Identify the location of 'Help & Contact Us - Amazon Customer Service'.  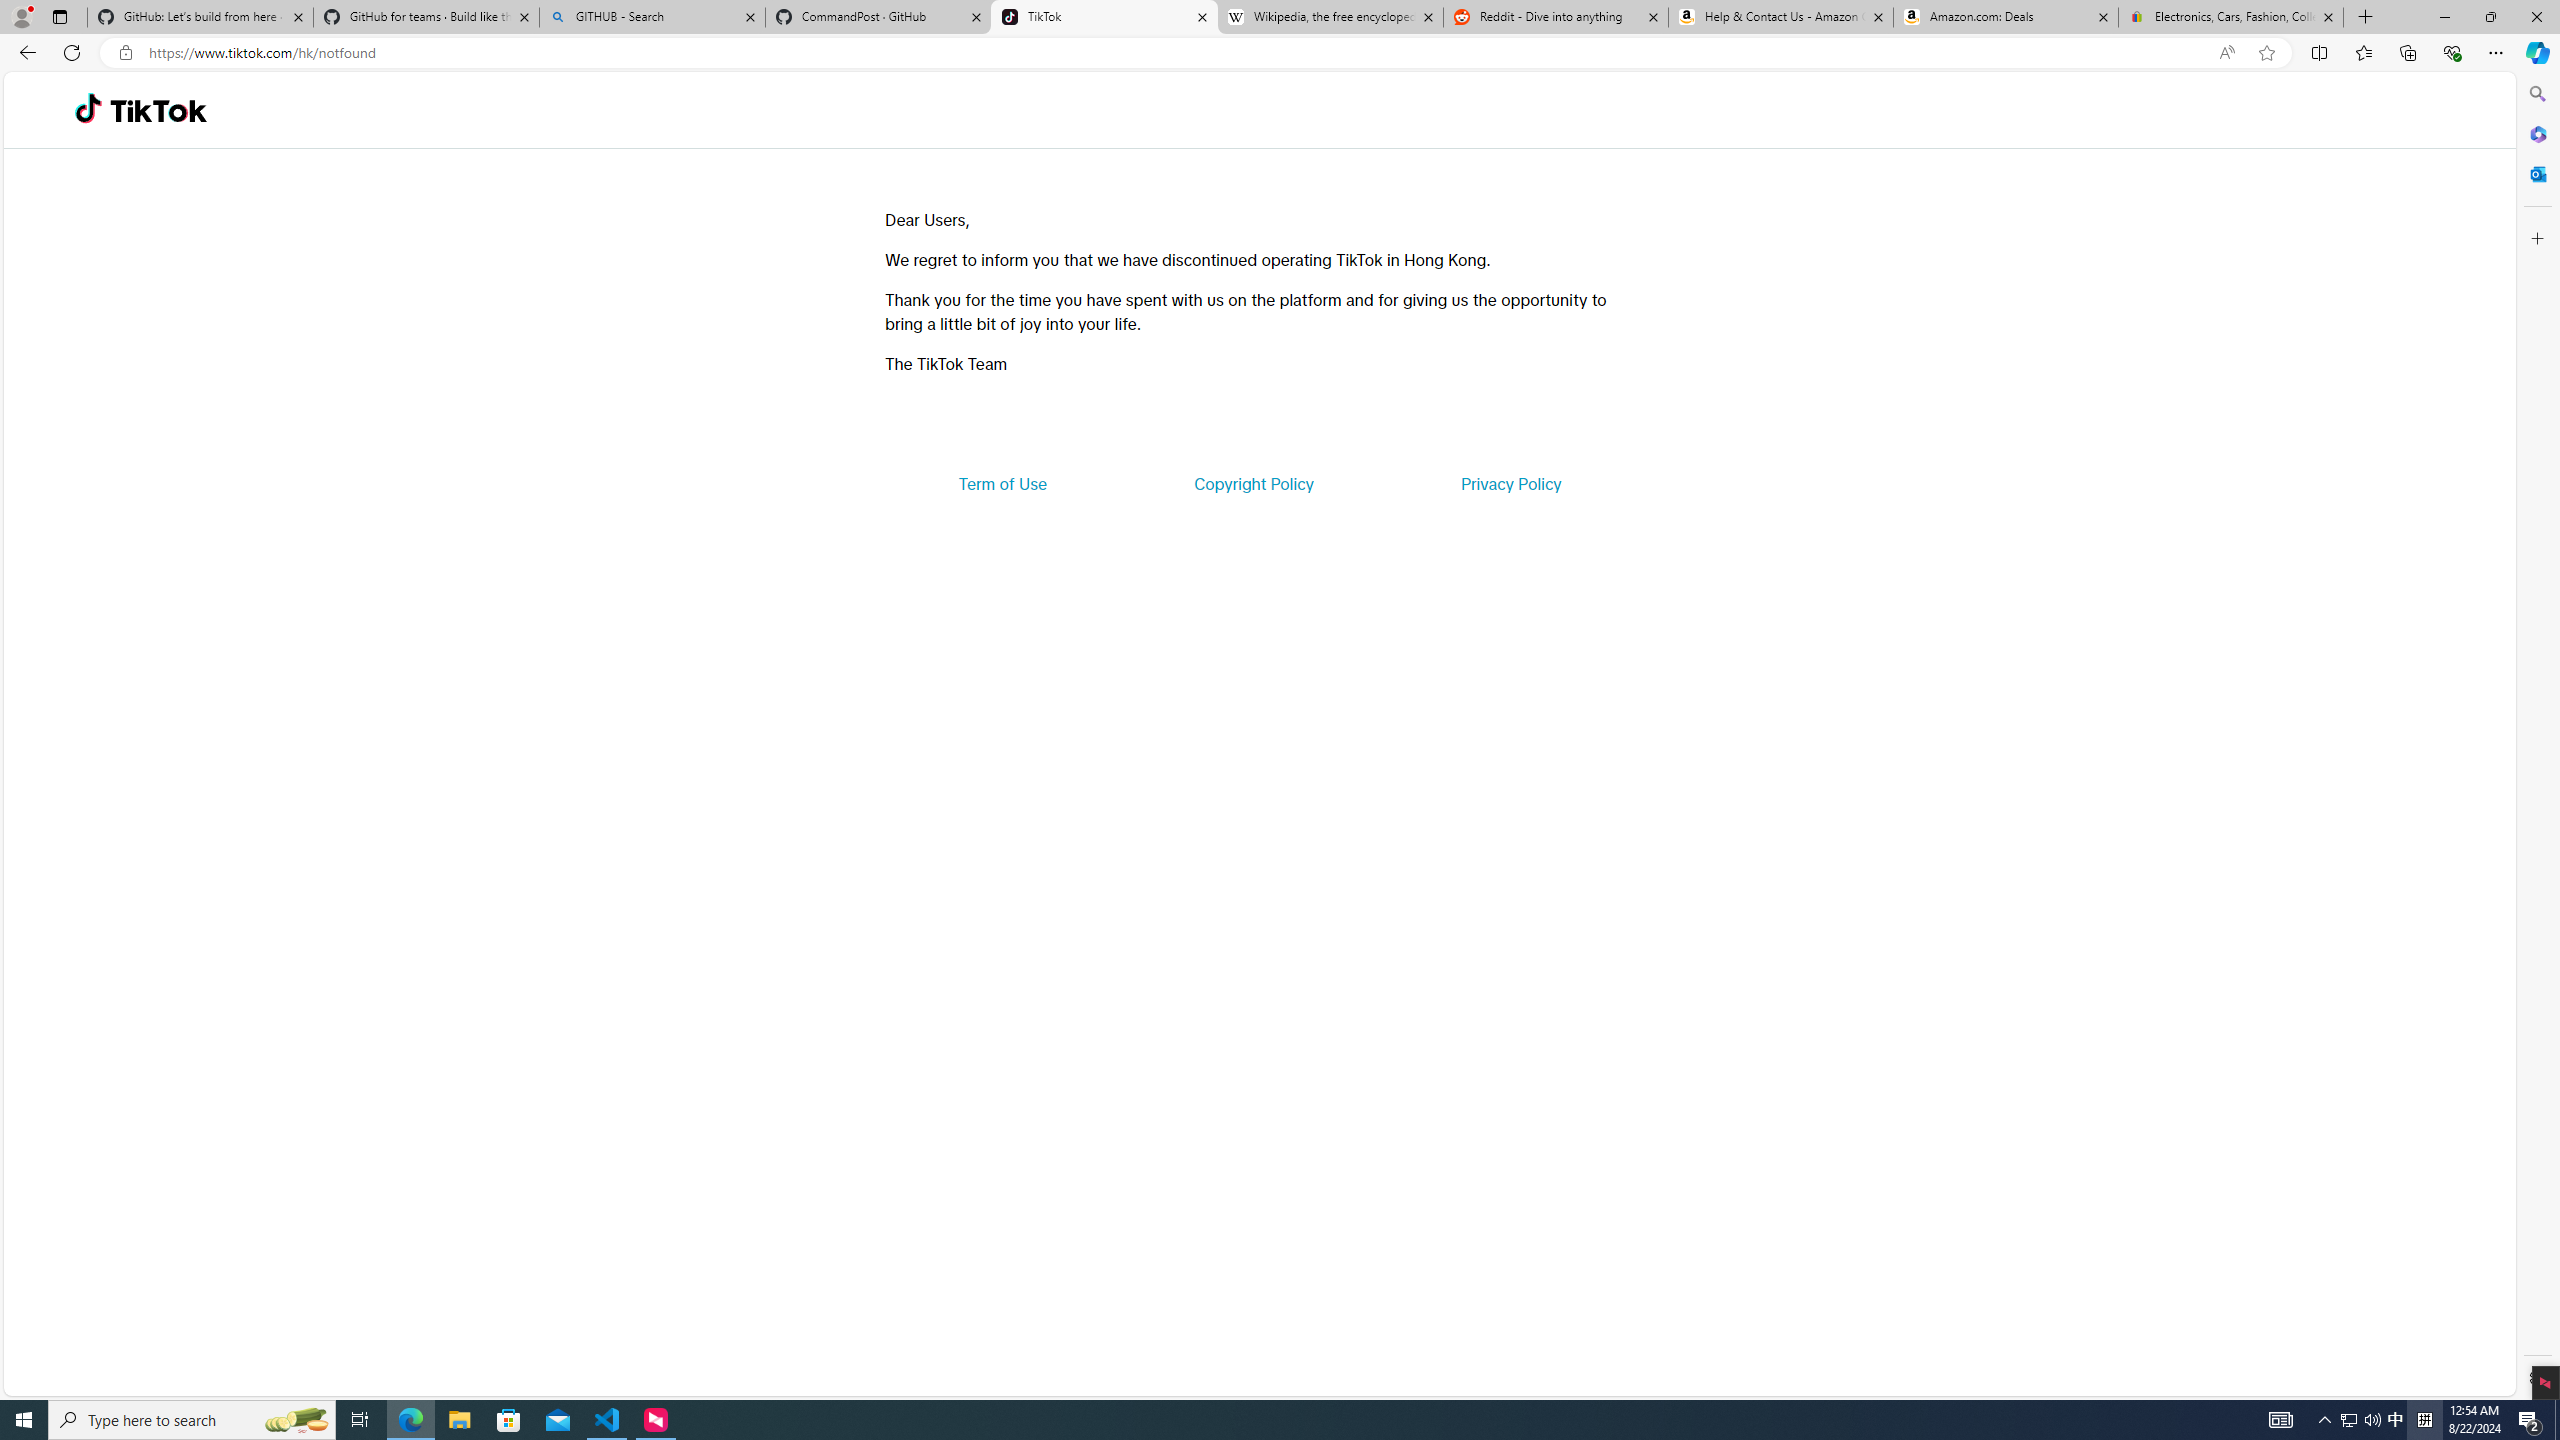
(1780, 16).